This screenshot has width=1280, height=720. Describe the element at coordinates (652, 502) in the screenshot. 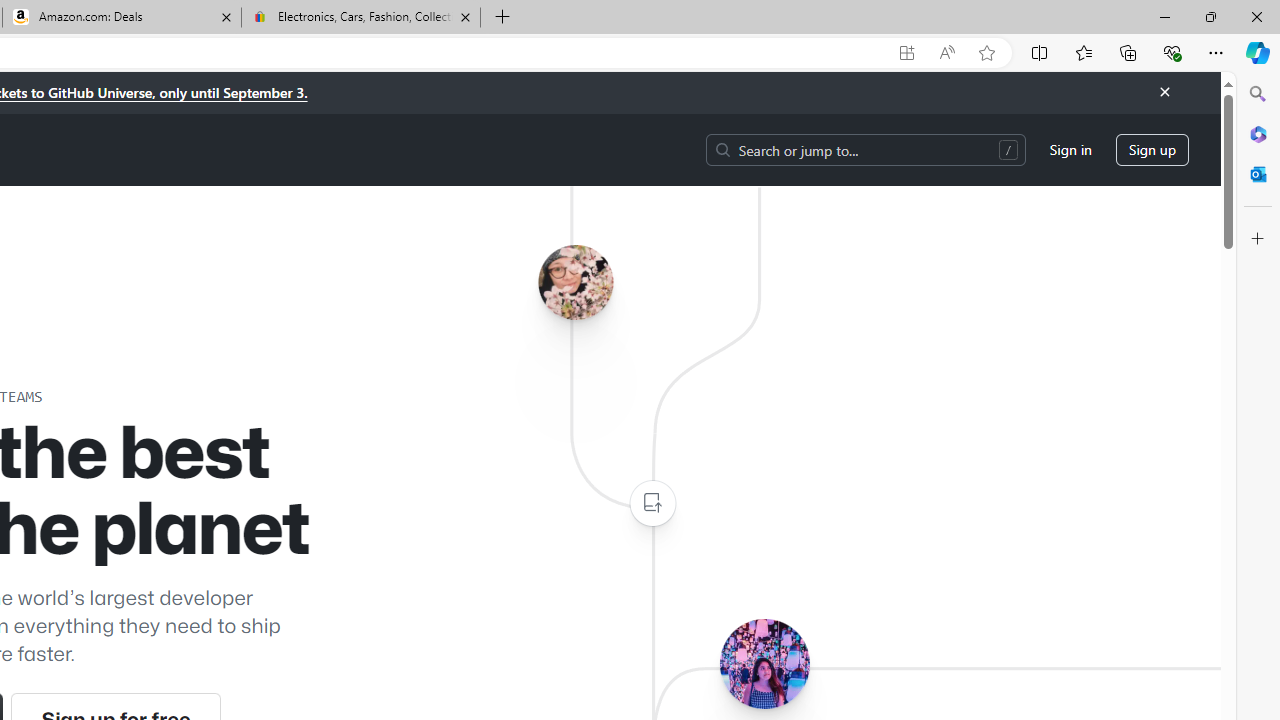

I see `'Class: color-fg-muted width-full'` at that location.